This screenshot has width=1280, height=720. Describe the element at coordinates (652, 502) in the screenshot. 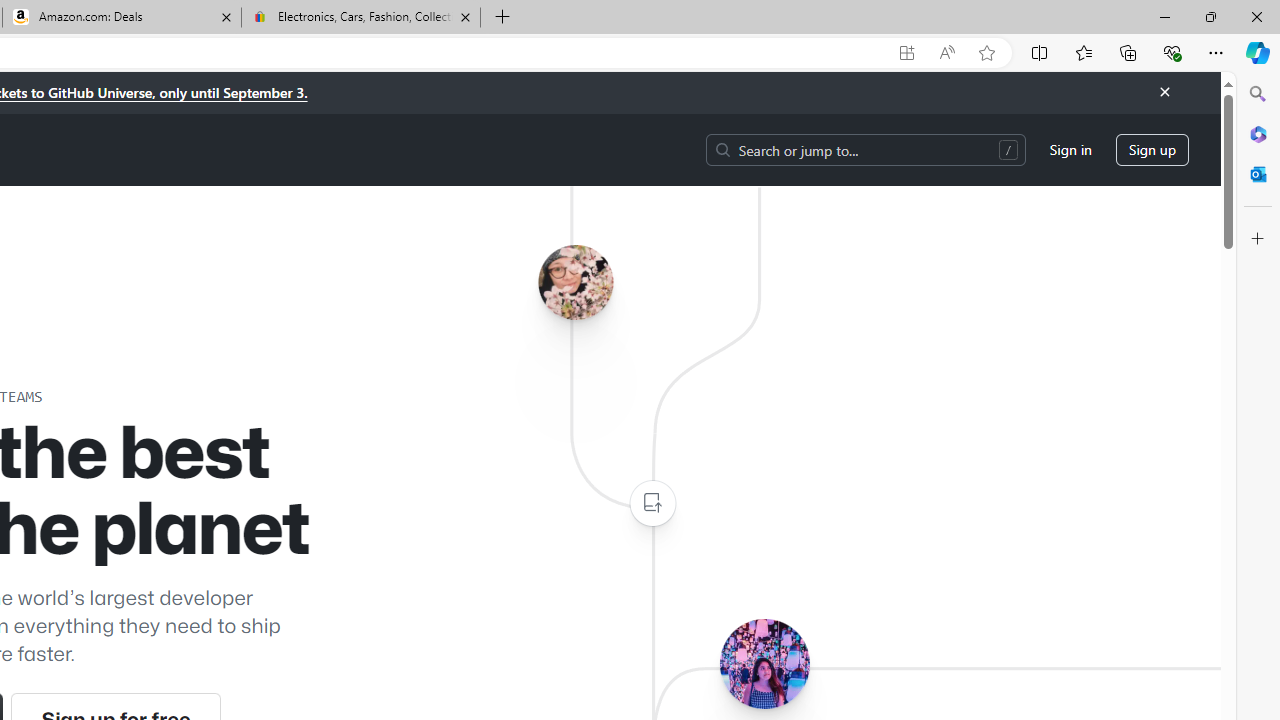

I see `'Class: color-fg-muted width-full'` at that location.